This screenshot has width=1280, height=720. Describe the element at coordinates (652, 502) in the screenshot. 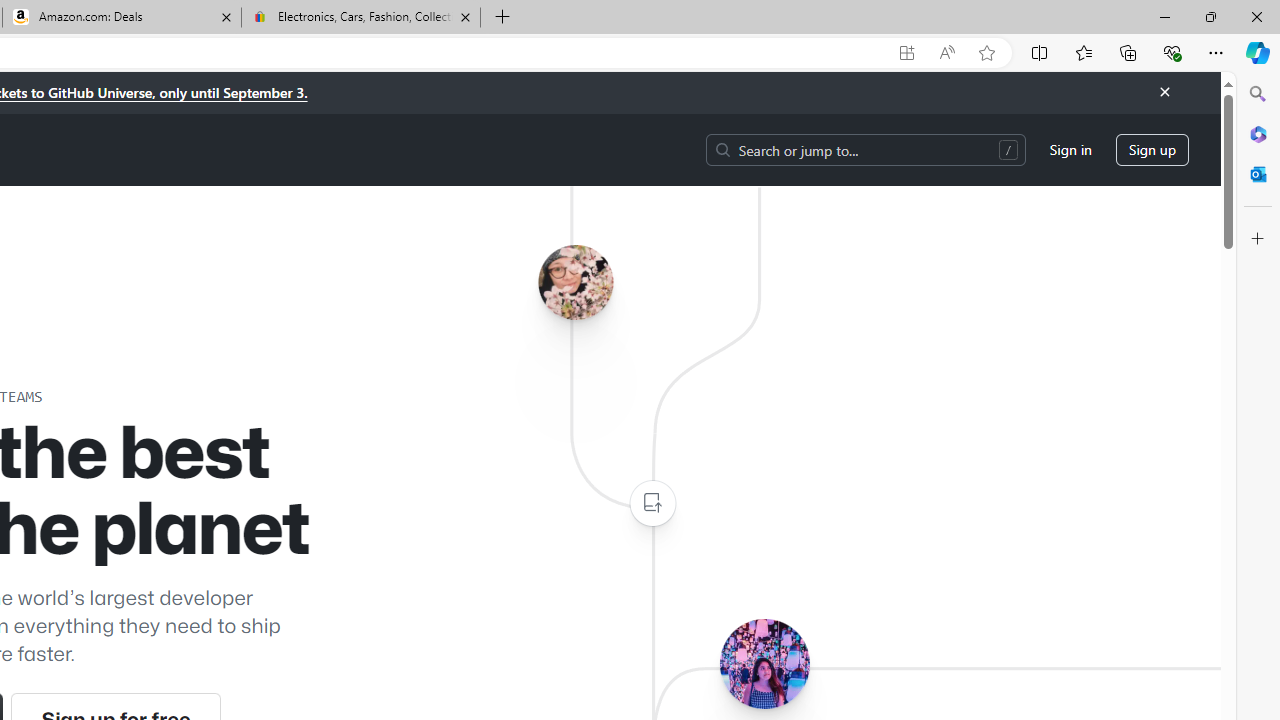

I see `'Class: color-fg-muted width-full'` at that location.